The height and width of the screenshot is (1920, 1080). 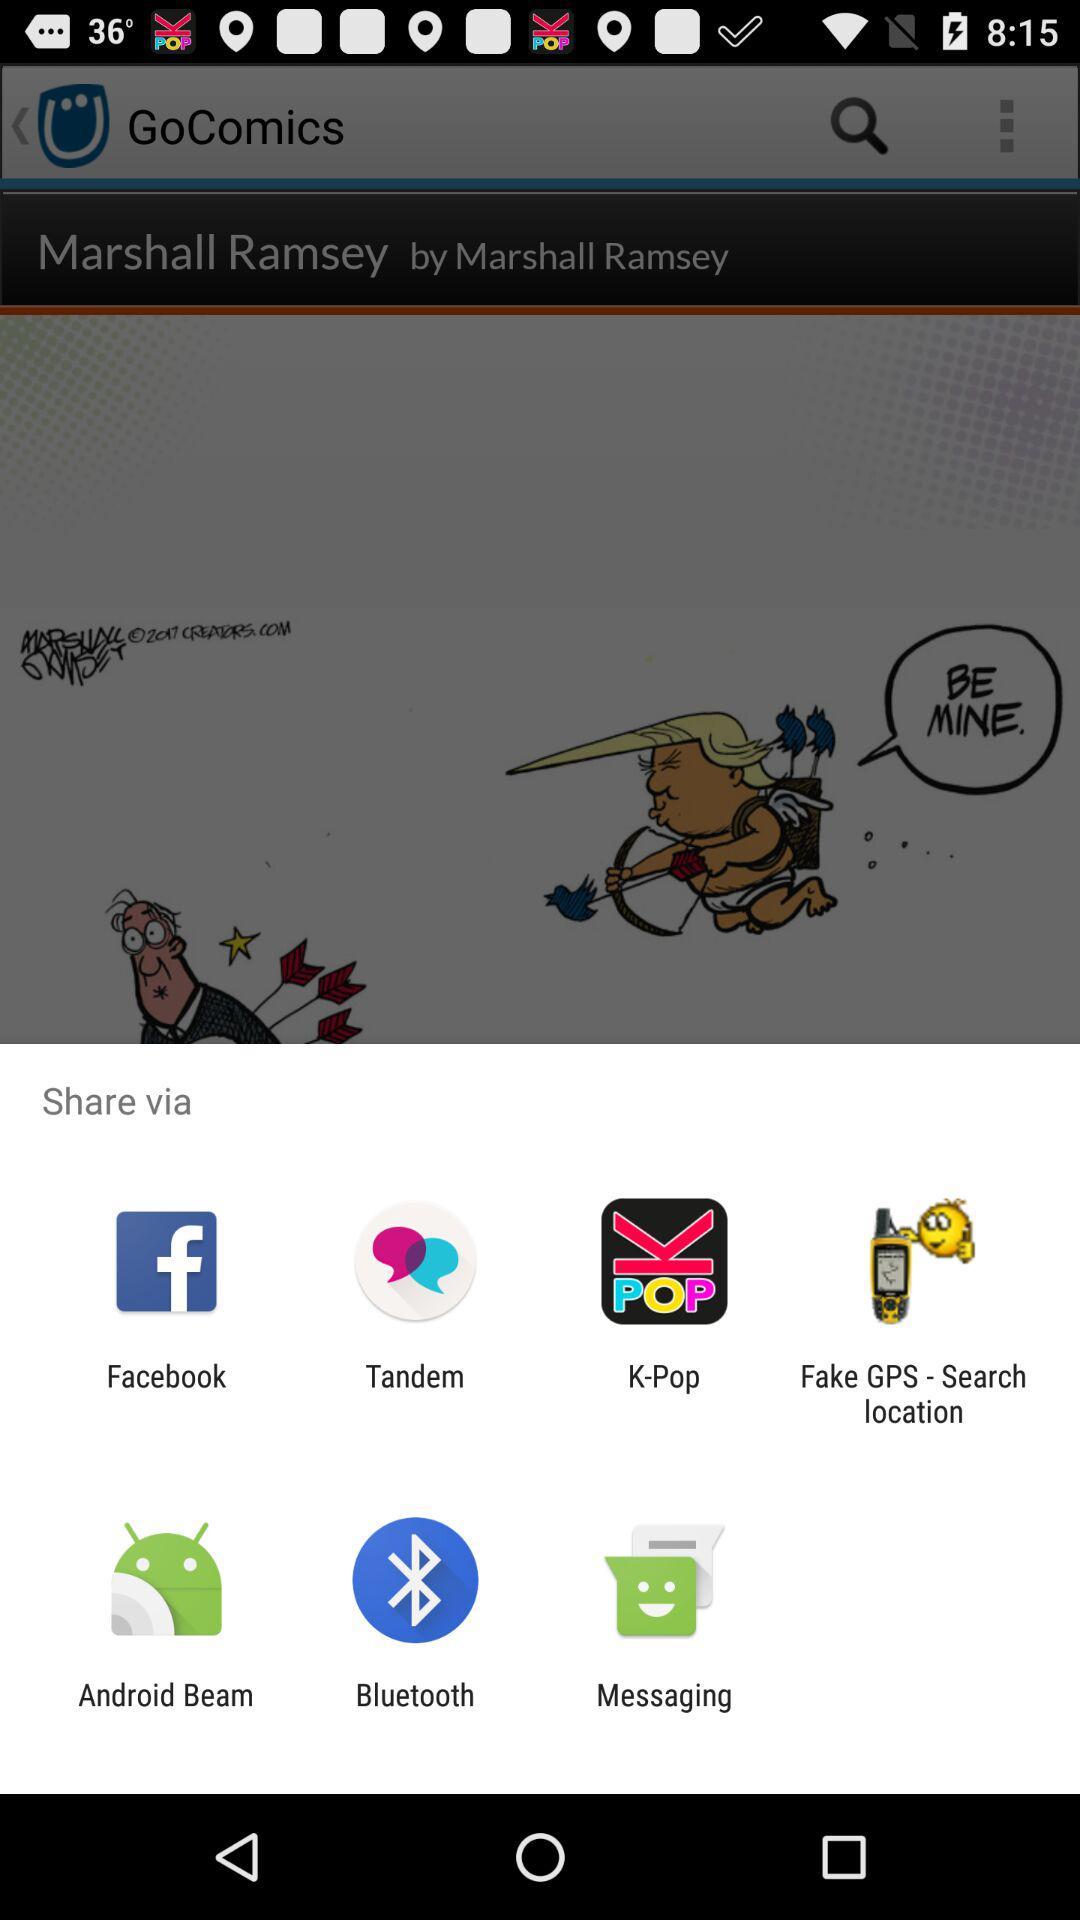 What do you see at coordinates (664, 1392) in the screenshot?
I see `k-pop icon` at bounding box center [664, 1392].